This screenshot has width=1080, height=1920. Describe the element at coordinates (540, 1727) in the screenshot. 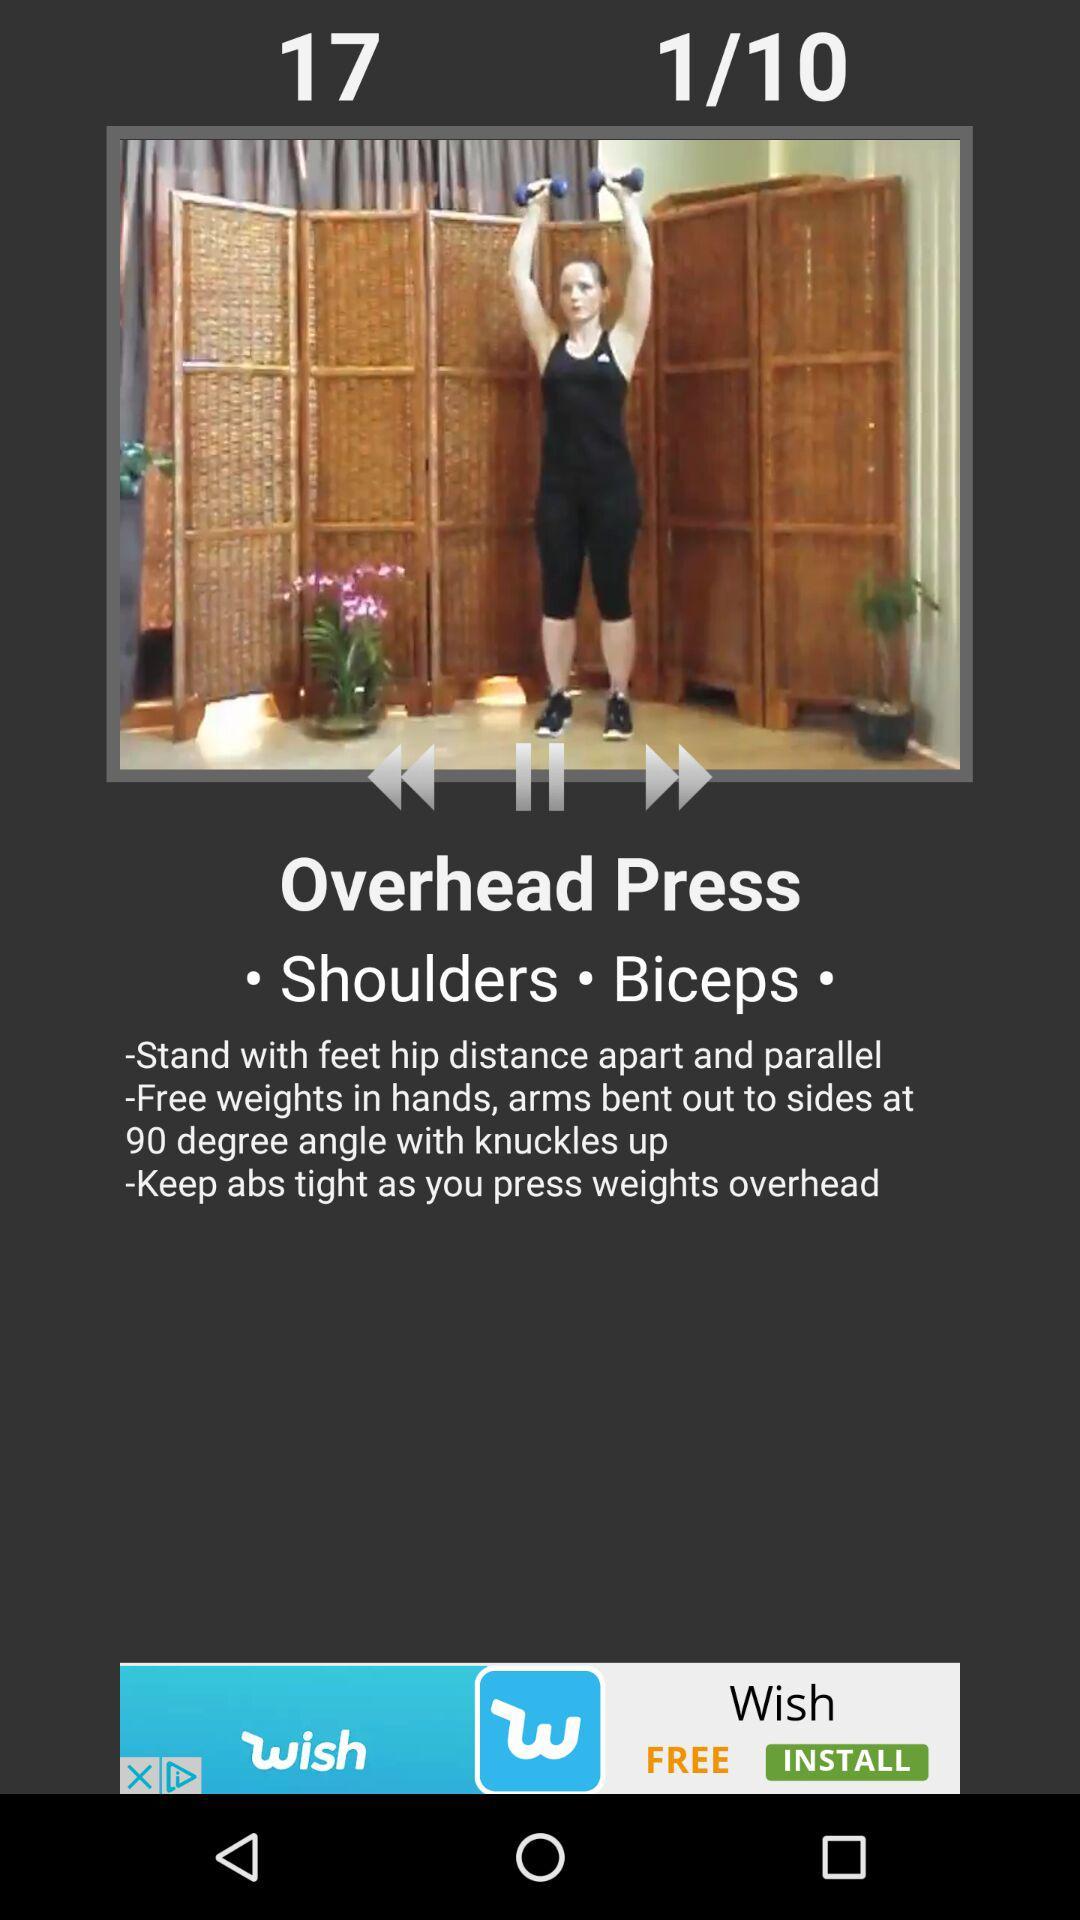

I see `advertiser link` at that location.